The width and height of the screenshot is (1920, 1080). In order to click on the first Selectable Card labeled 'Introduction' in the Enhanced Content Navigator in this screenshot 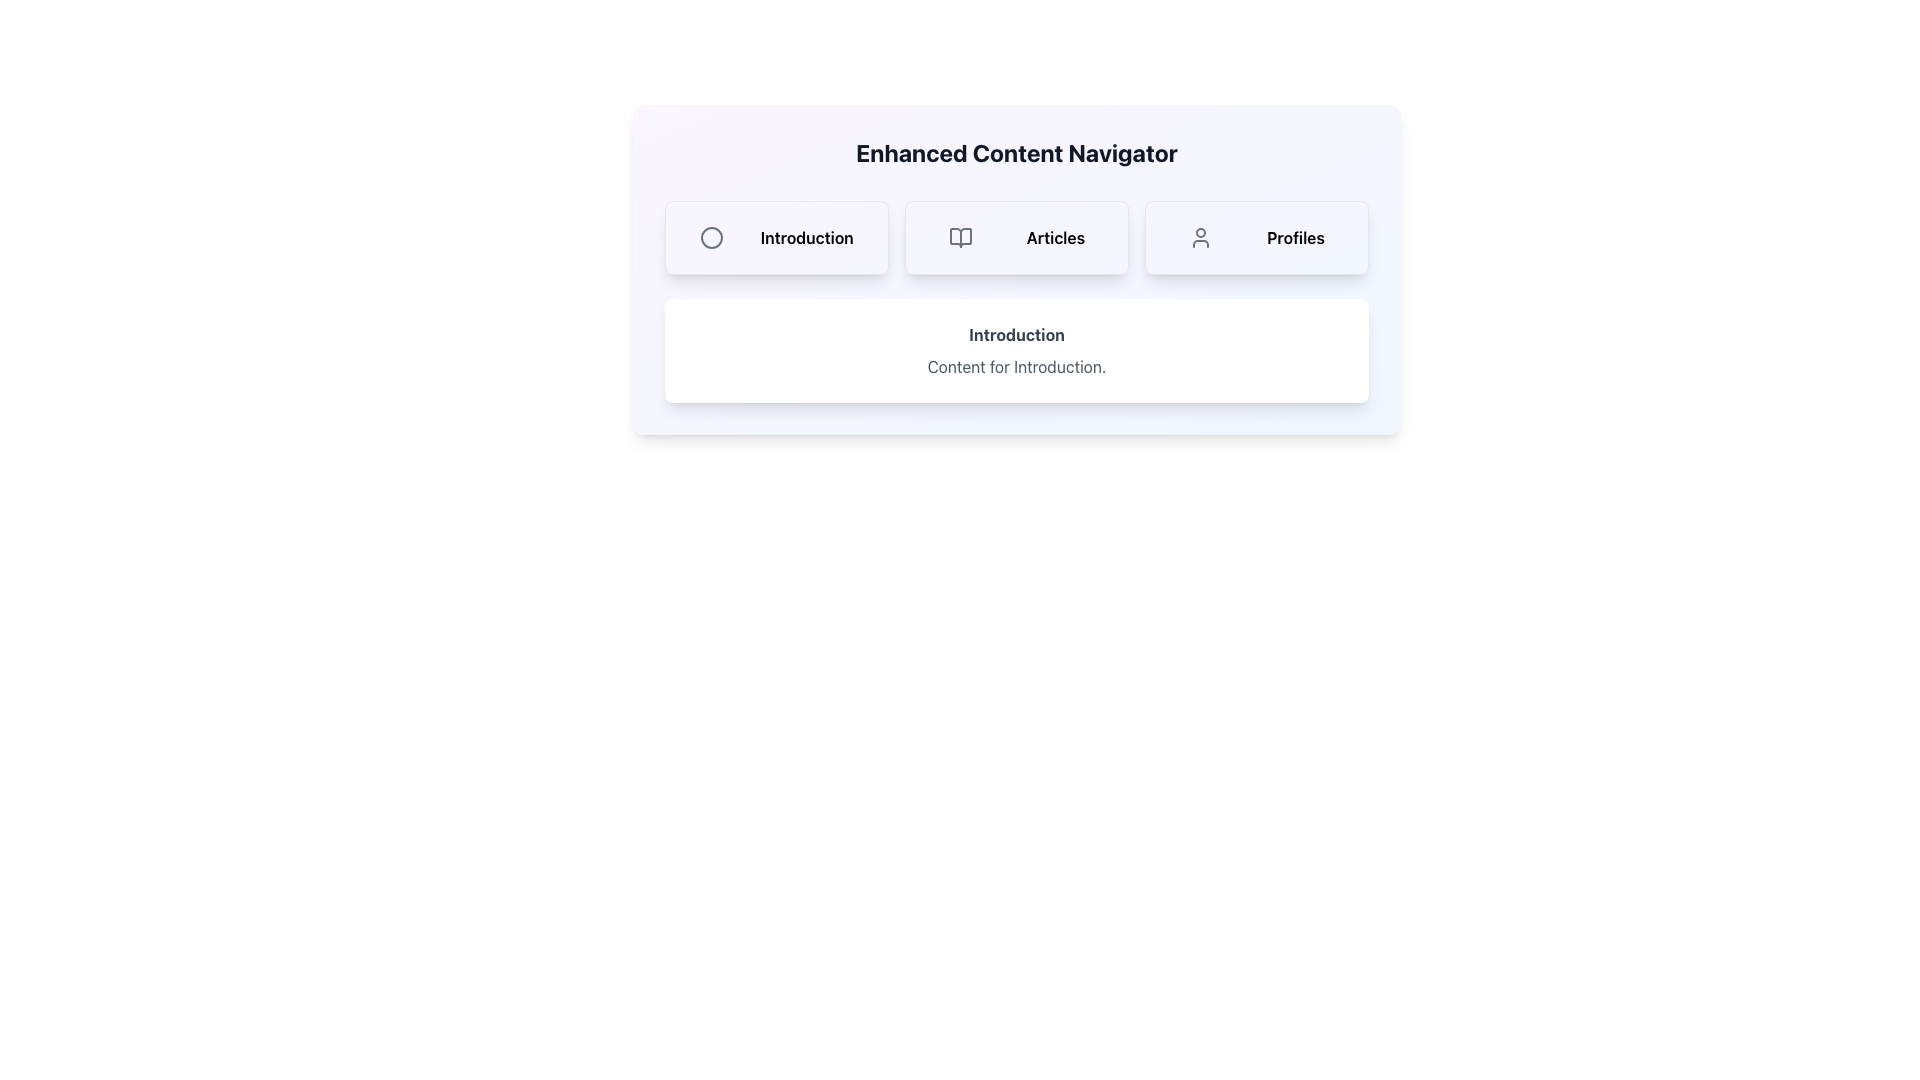, I will do `click(776, 237)`.